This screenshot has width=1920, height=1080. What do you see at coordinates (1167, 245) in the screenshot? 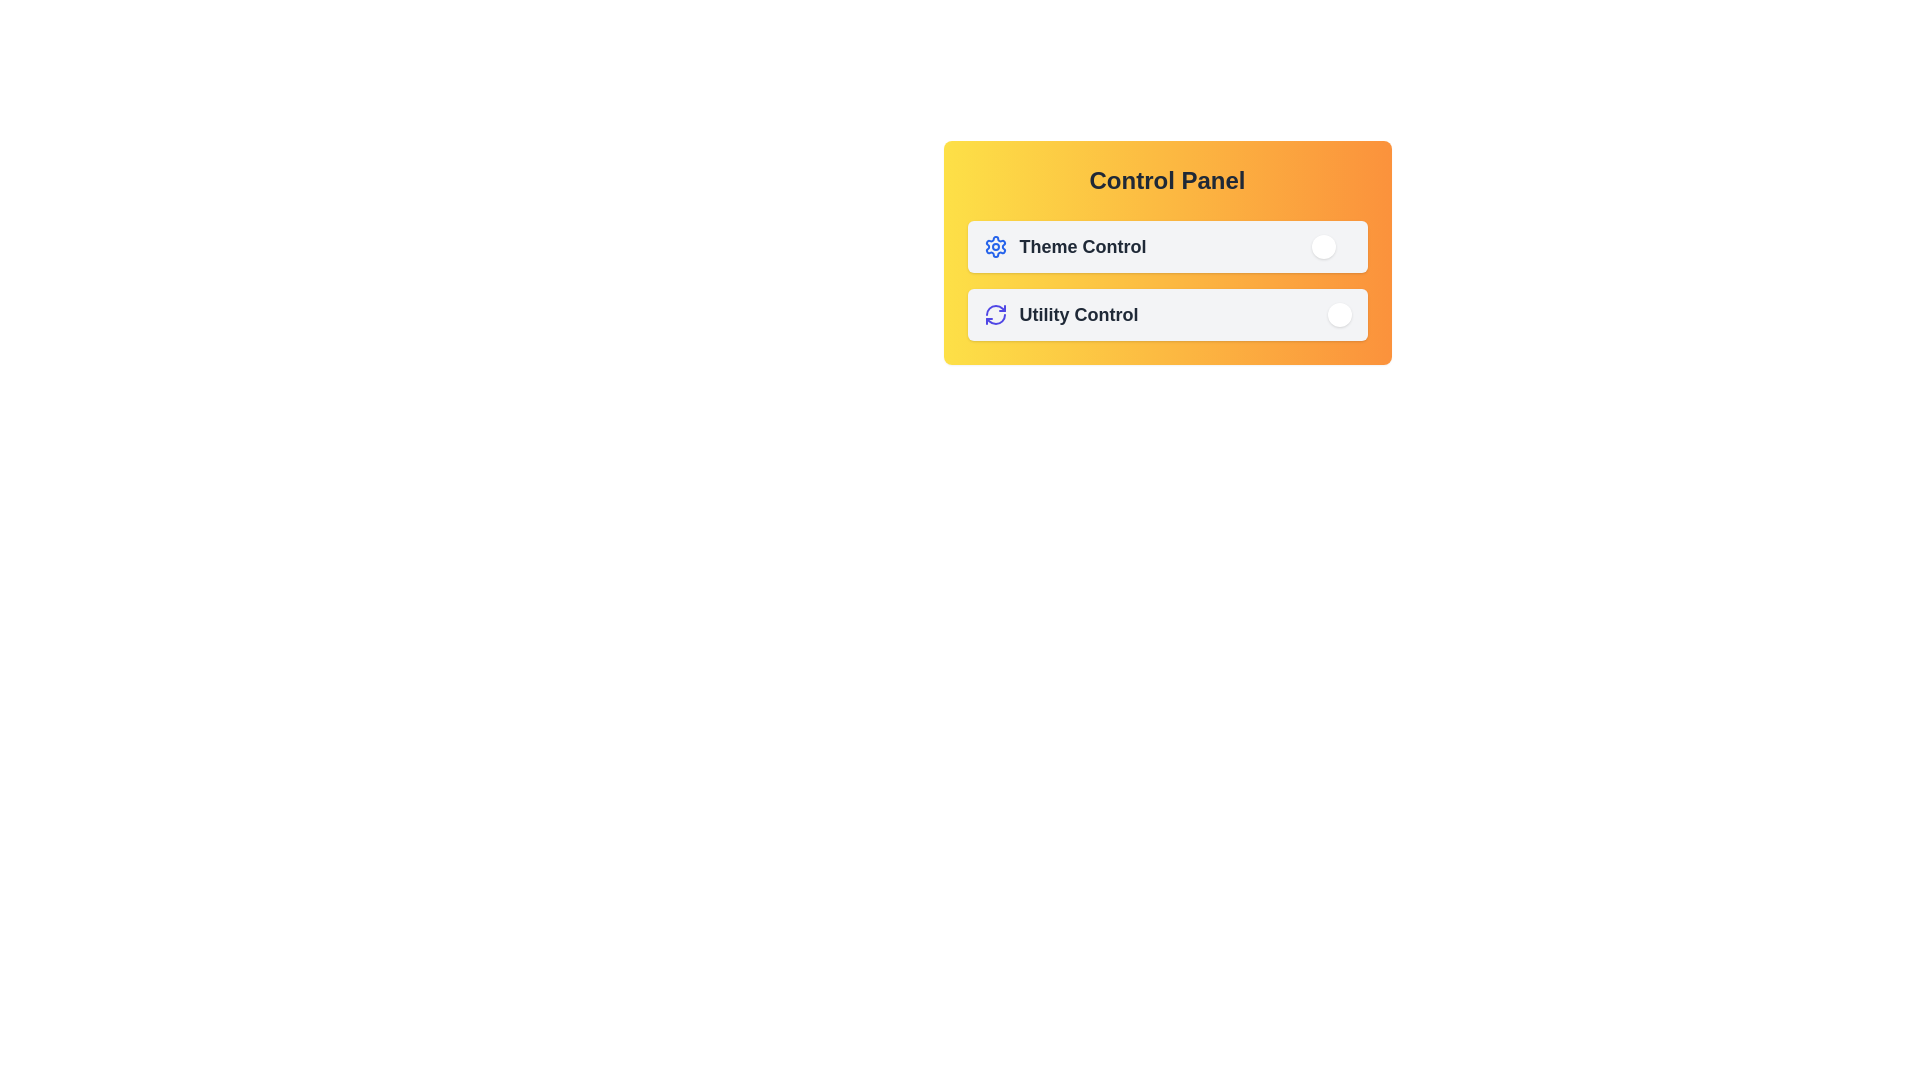
I see `the toggle switch in the 'Theme Control' section` at bounding box center [1167, 245].